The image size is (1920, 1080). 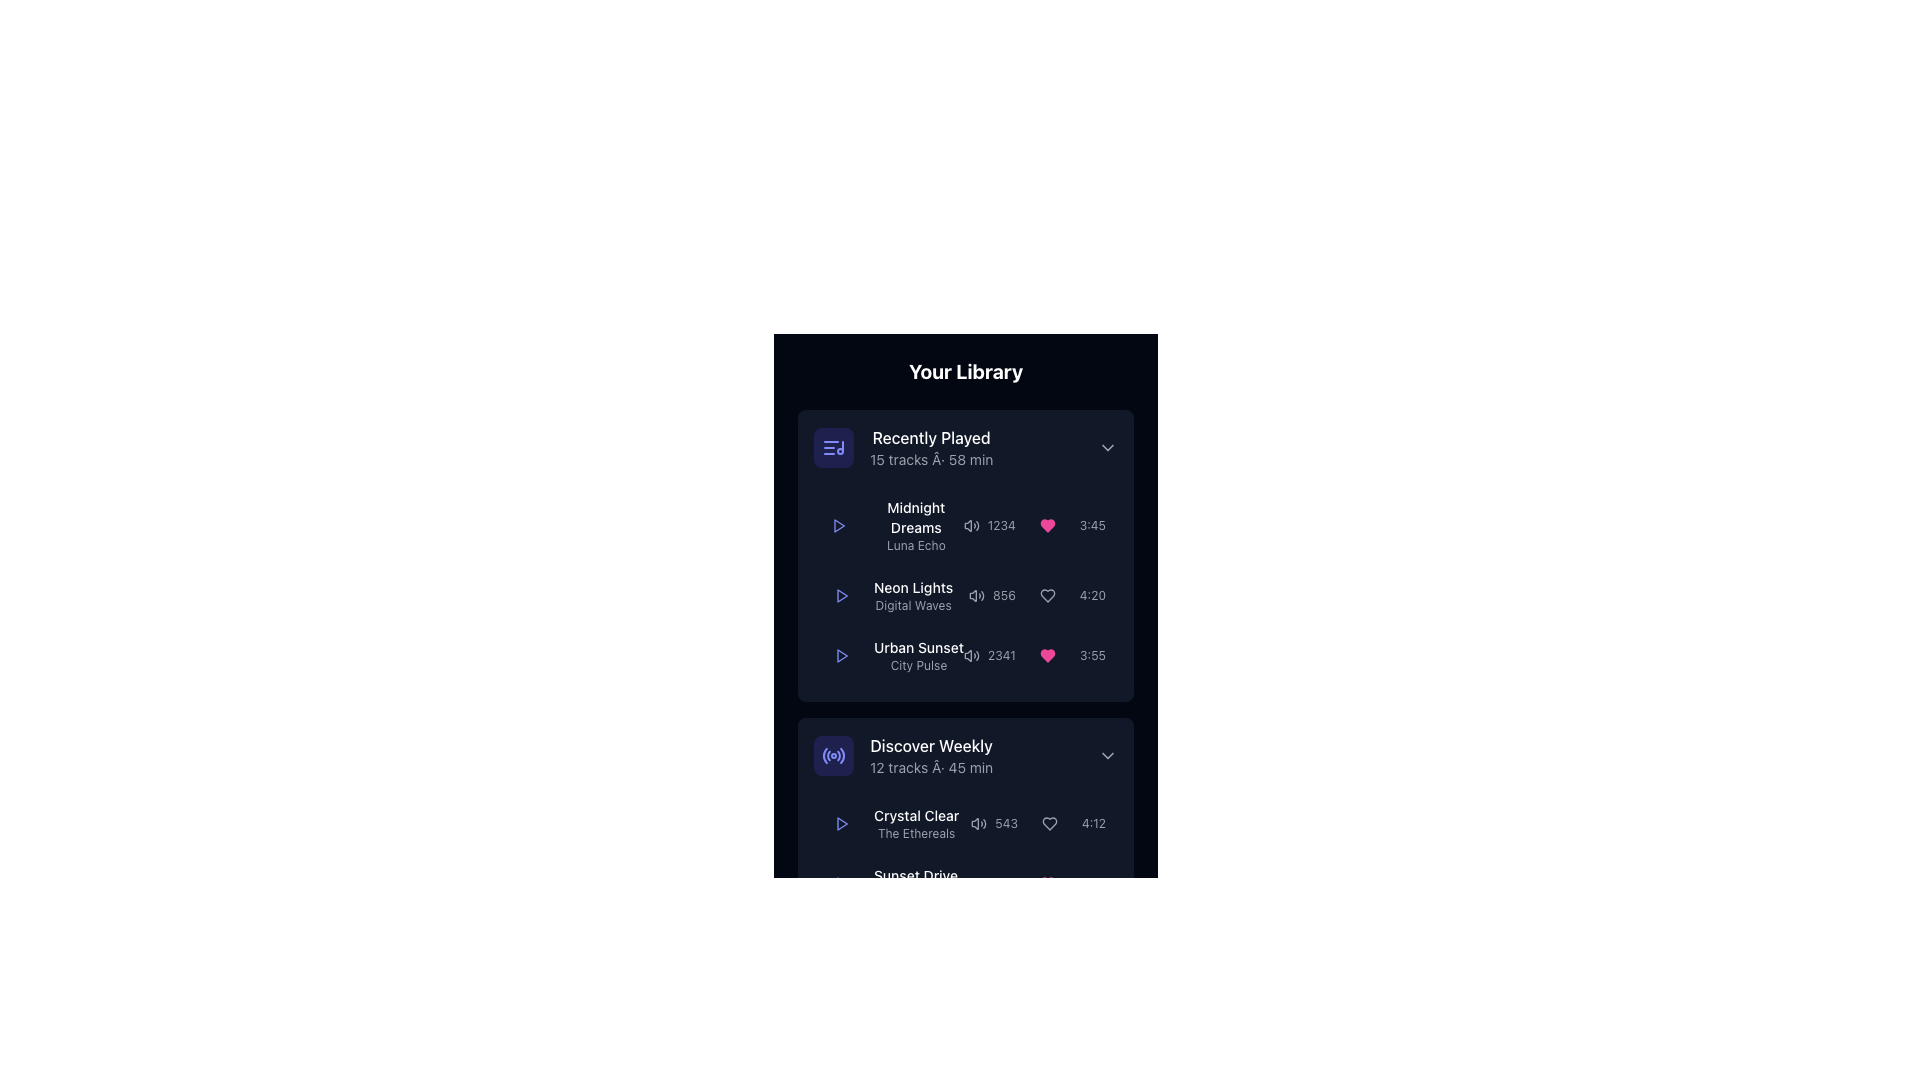 What do you see at coordinates (915, 524) in the screenshot?
I see `the text label displaying the title and artist or album details of a track in the 'Recently Played' section, which is the first text block in the list` at bounding box center [915, 524].